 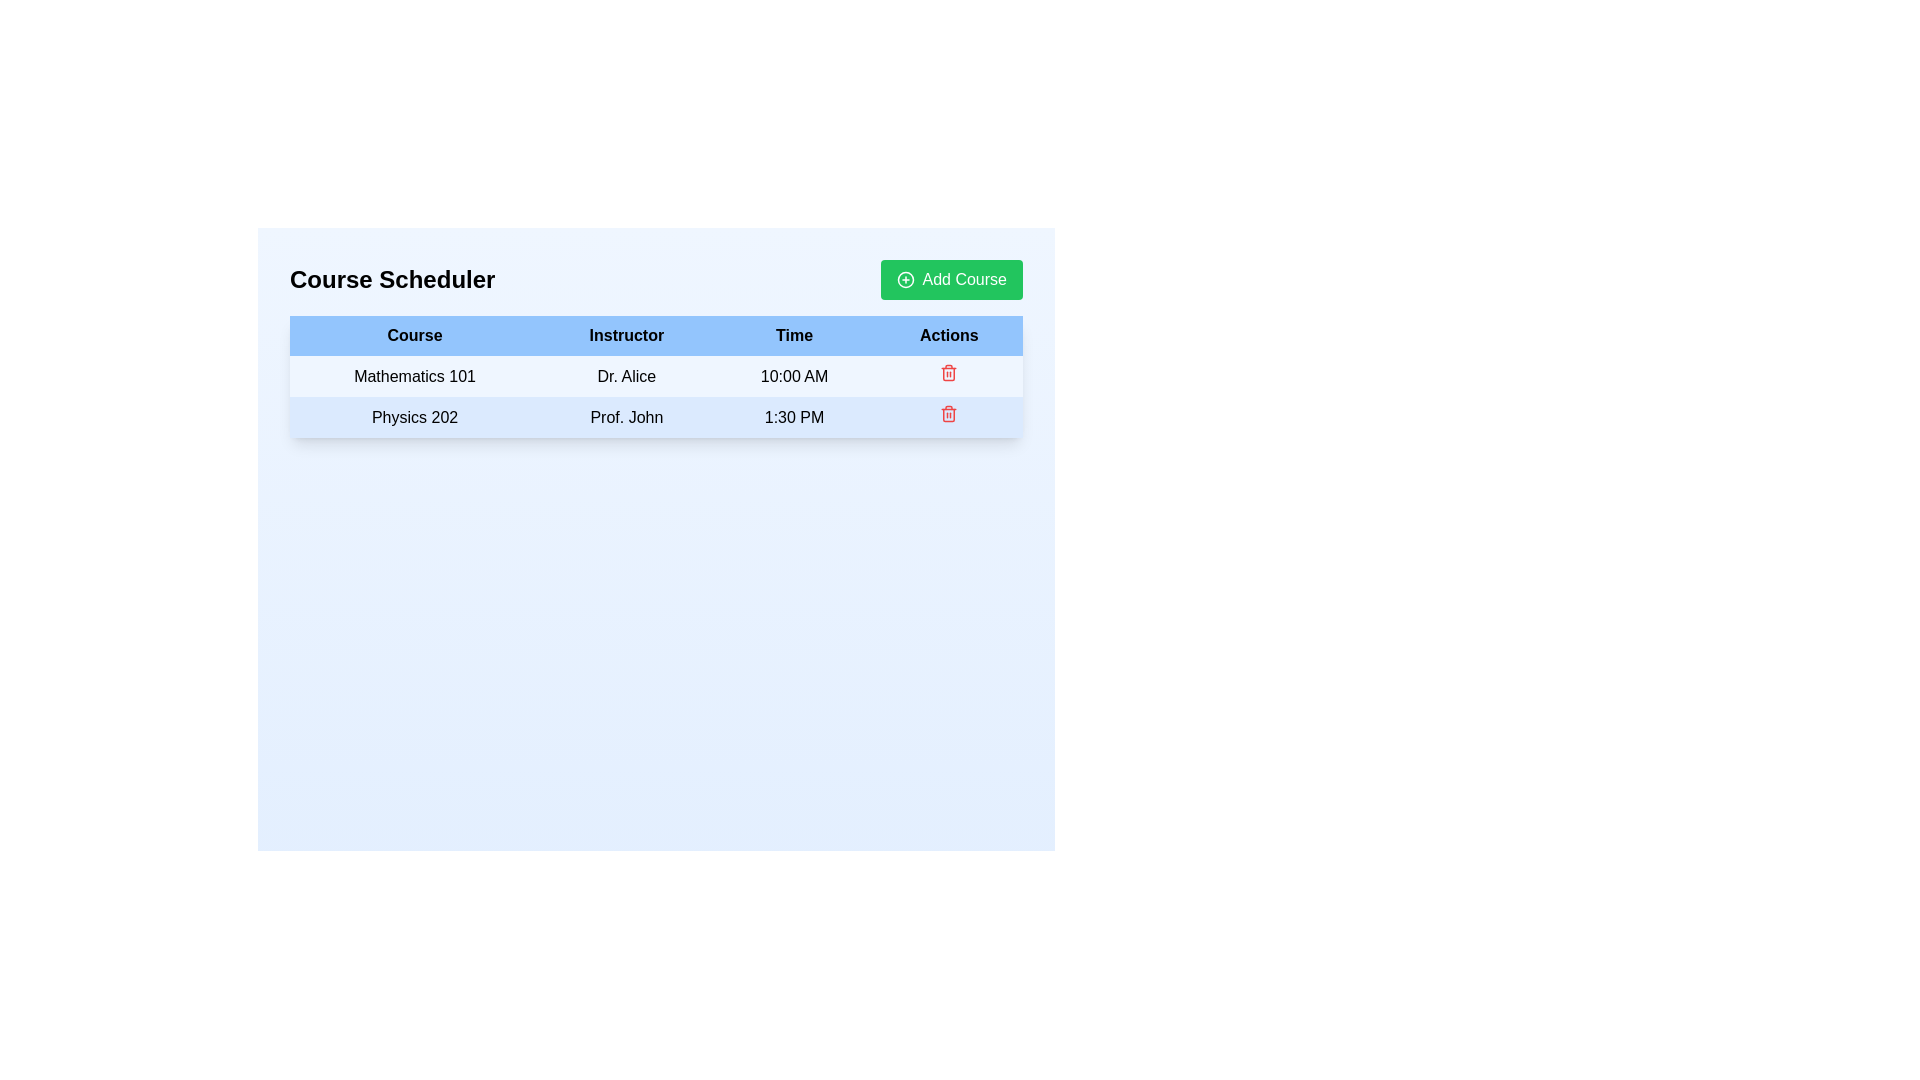 What do you see at coordinates (656, 416) in the screenshot?
I see `the second row of the course information table, which displays 'Physics 202'` at bounding box center [656, 416].